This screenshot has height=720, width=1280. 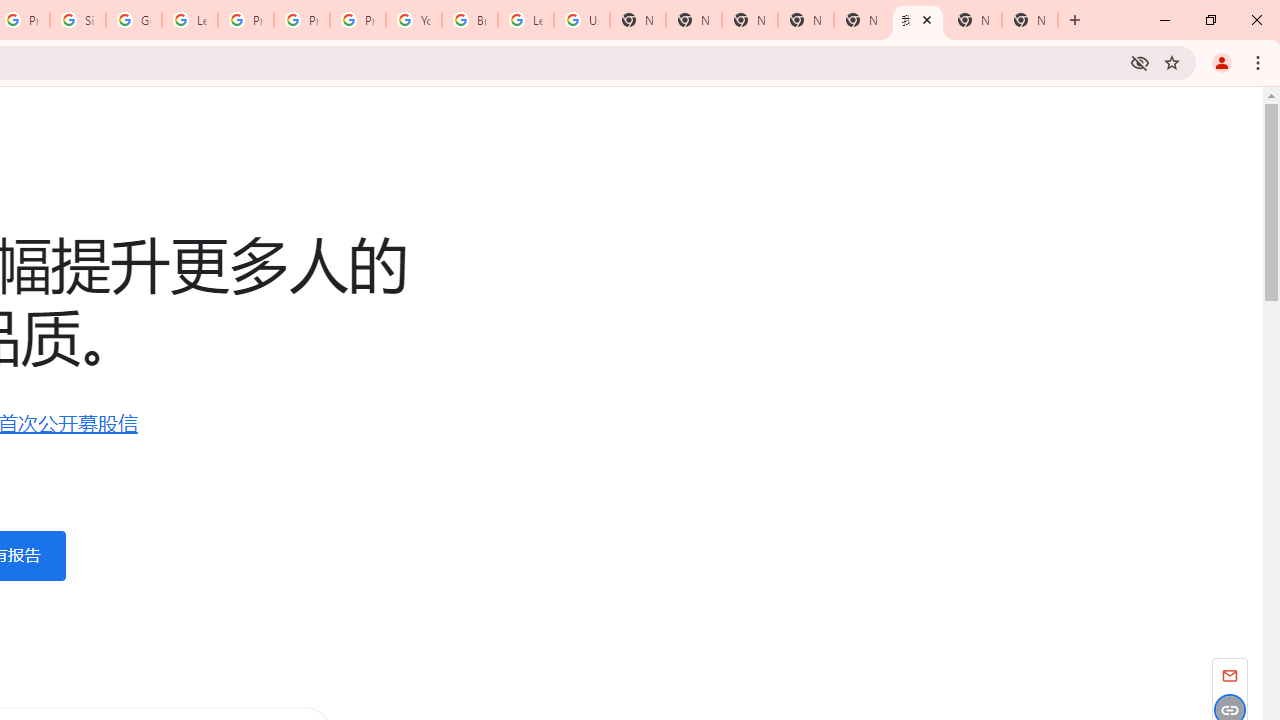 What do you see at coordinates (1030, 20) in the screenshot?
I see `'New Tab'` at bounding box center [1030, 20].